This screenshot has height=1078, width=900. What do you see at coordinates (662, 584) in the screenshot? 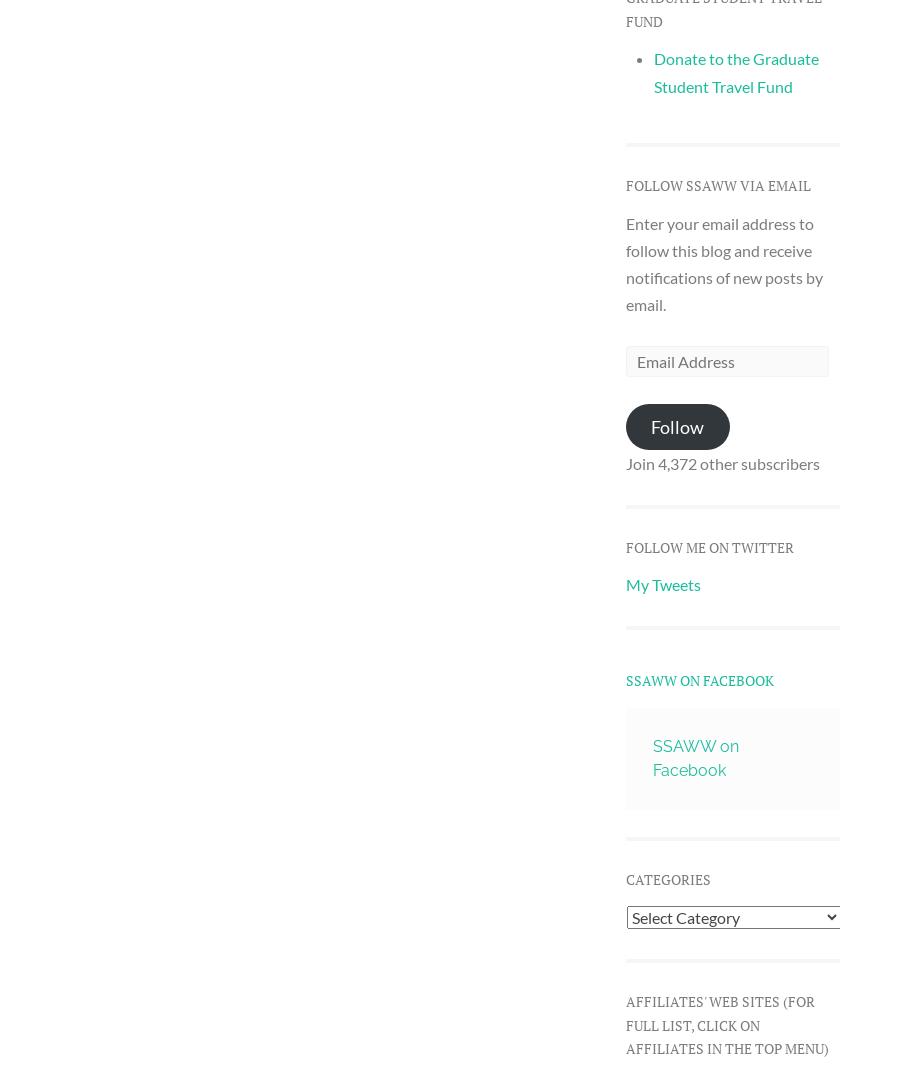
I see `'My Tweets'` at bounding box center [662, 584].